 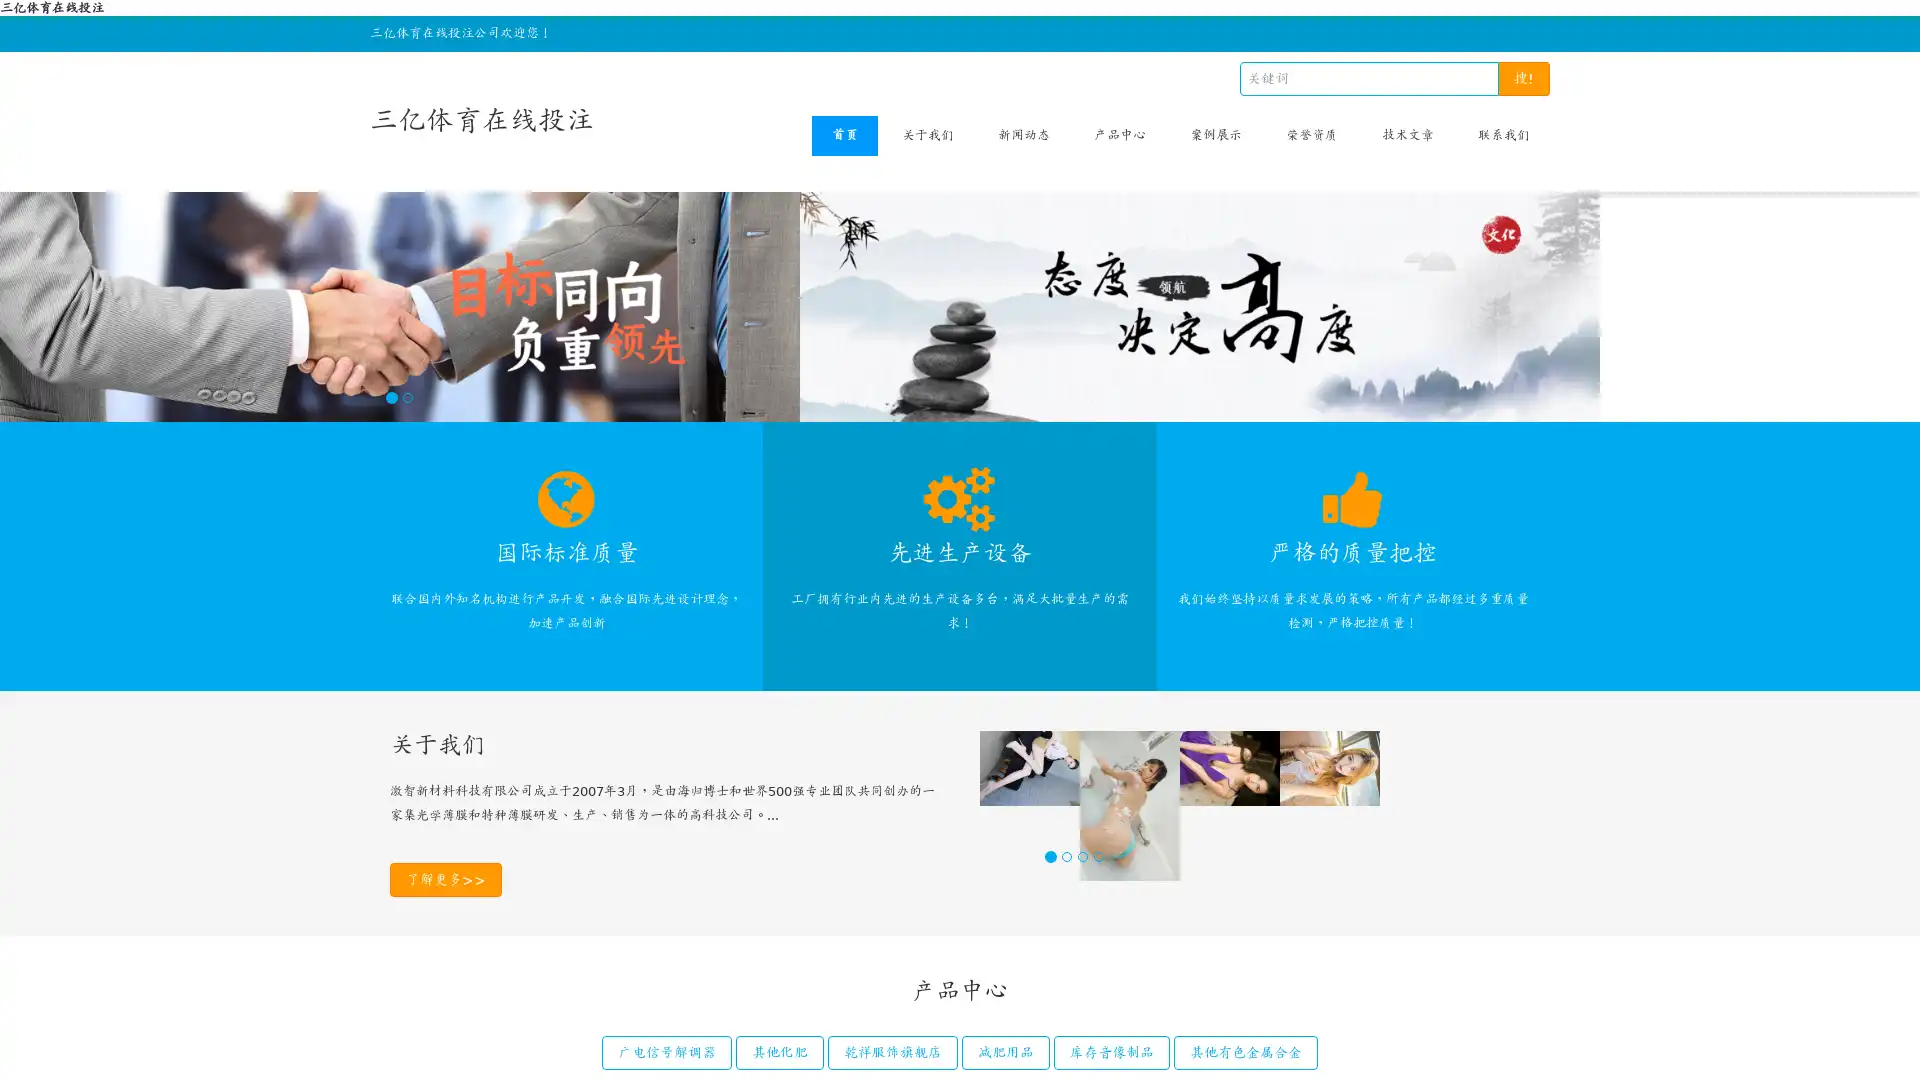 I want to click on !, so click(x=1523, y=77).